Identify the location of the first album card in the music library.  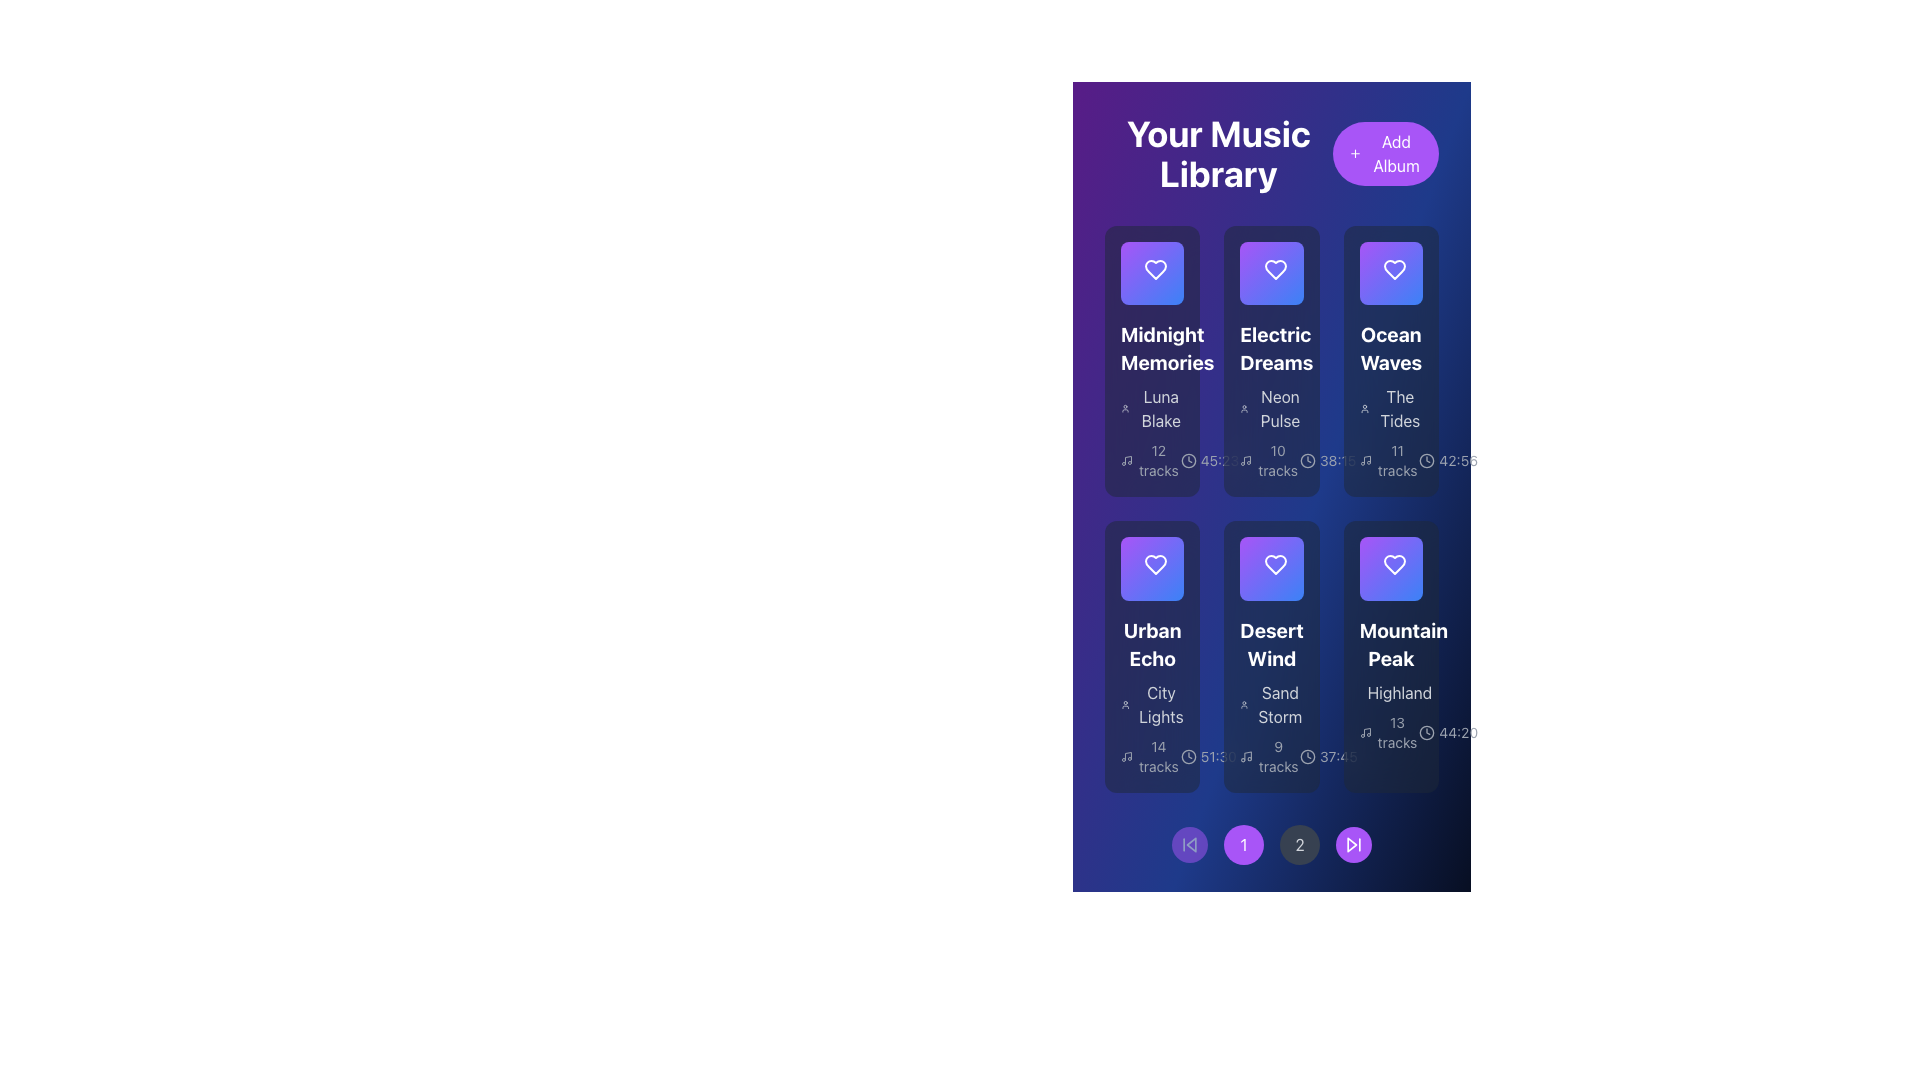
(1152, 361).